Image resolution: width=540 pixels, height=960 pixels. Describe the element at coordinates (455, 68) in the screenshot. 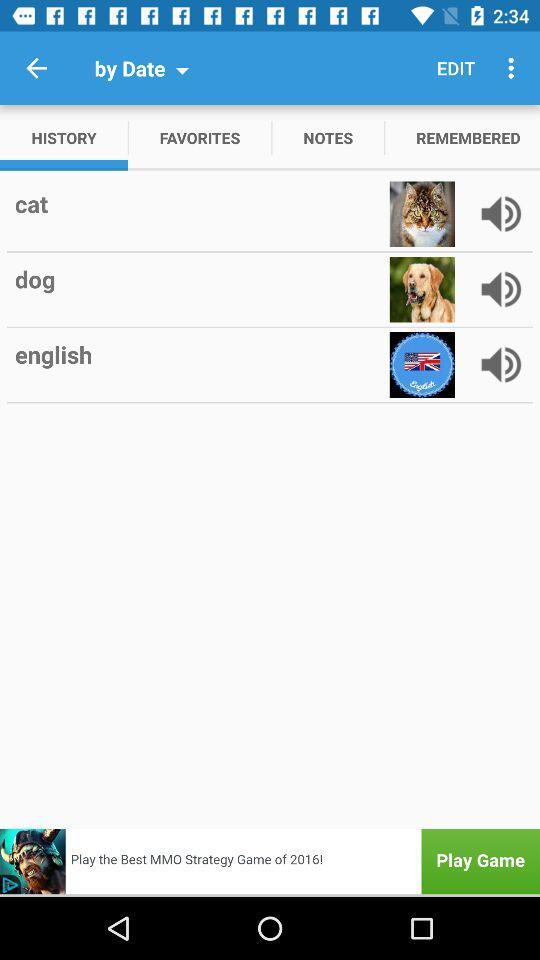

I see `item to the right of the notes item` at that location.